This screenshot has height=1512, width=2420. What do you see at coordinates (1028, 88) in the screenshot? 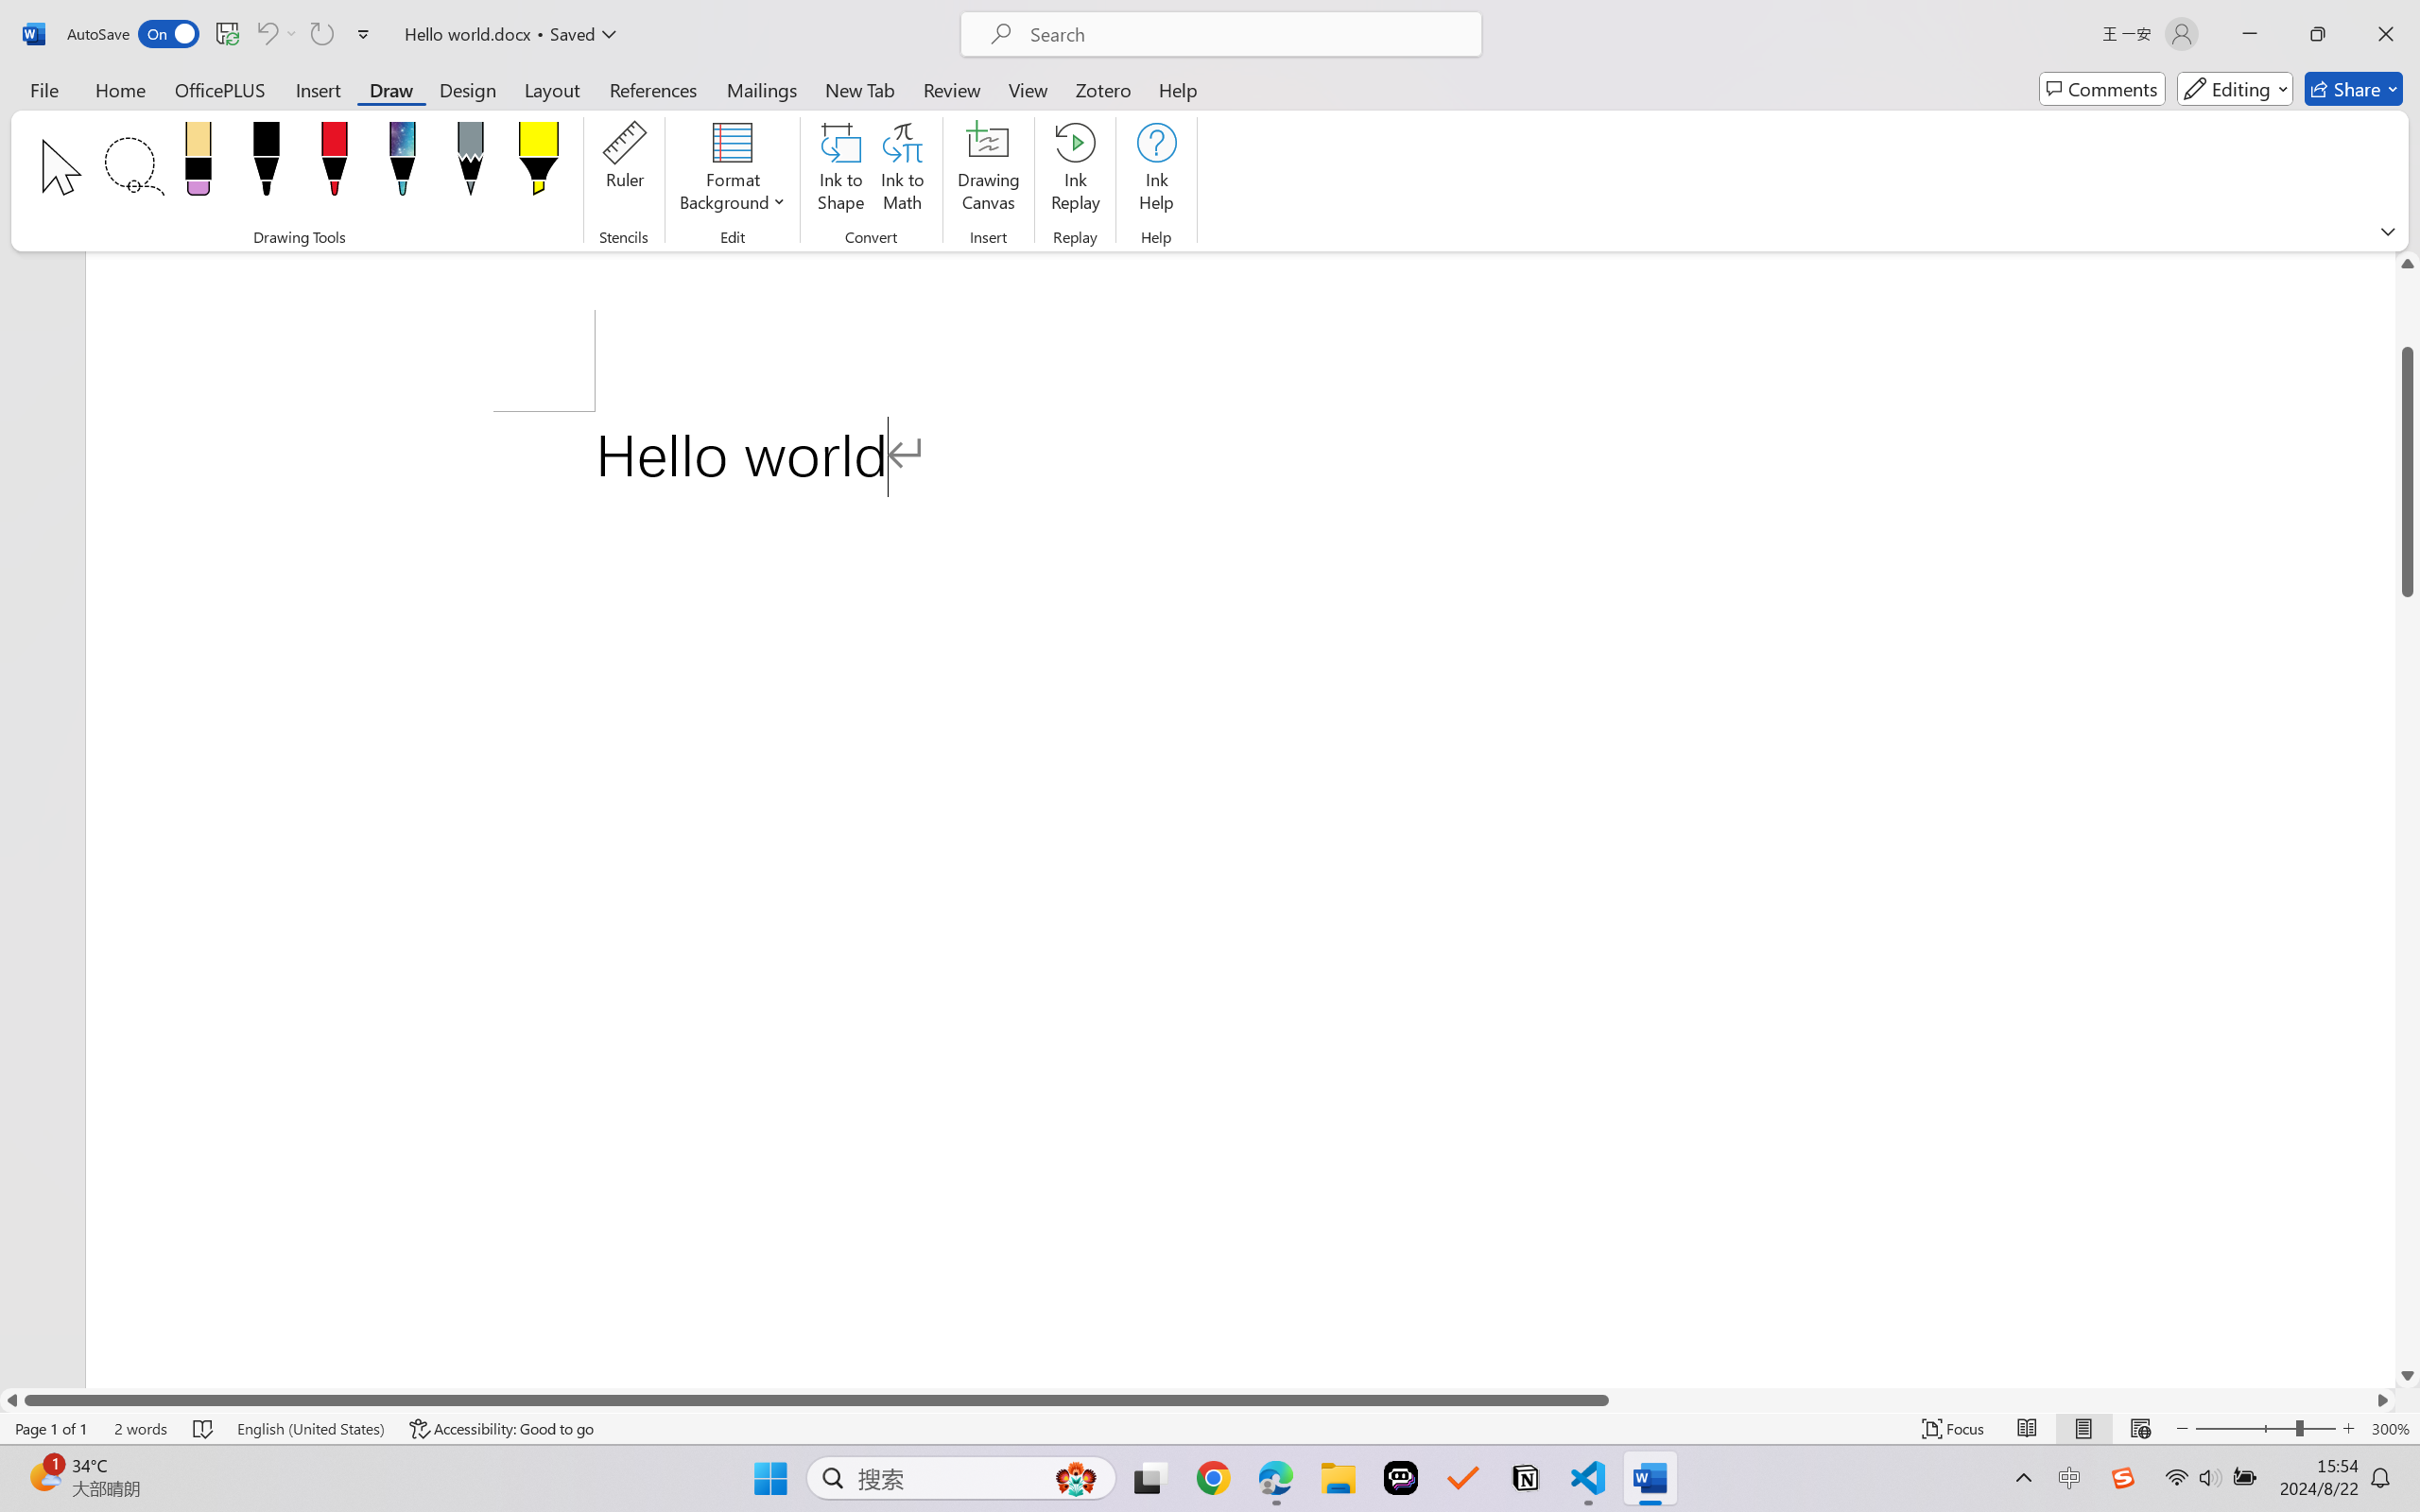
I see `'View'` at bounding box center [1028, 88].